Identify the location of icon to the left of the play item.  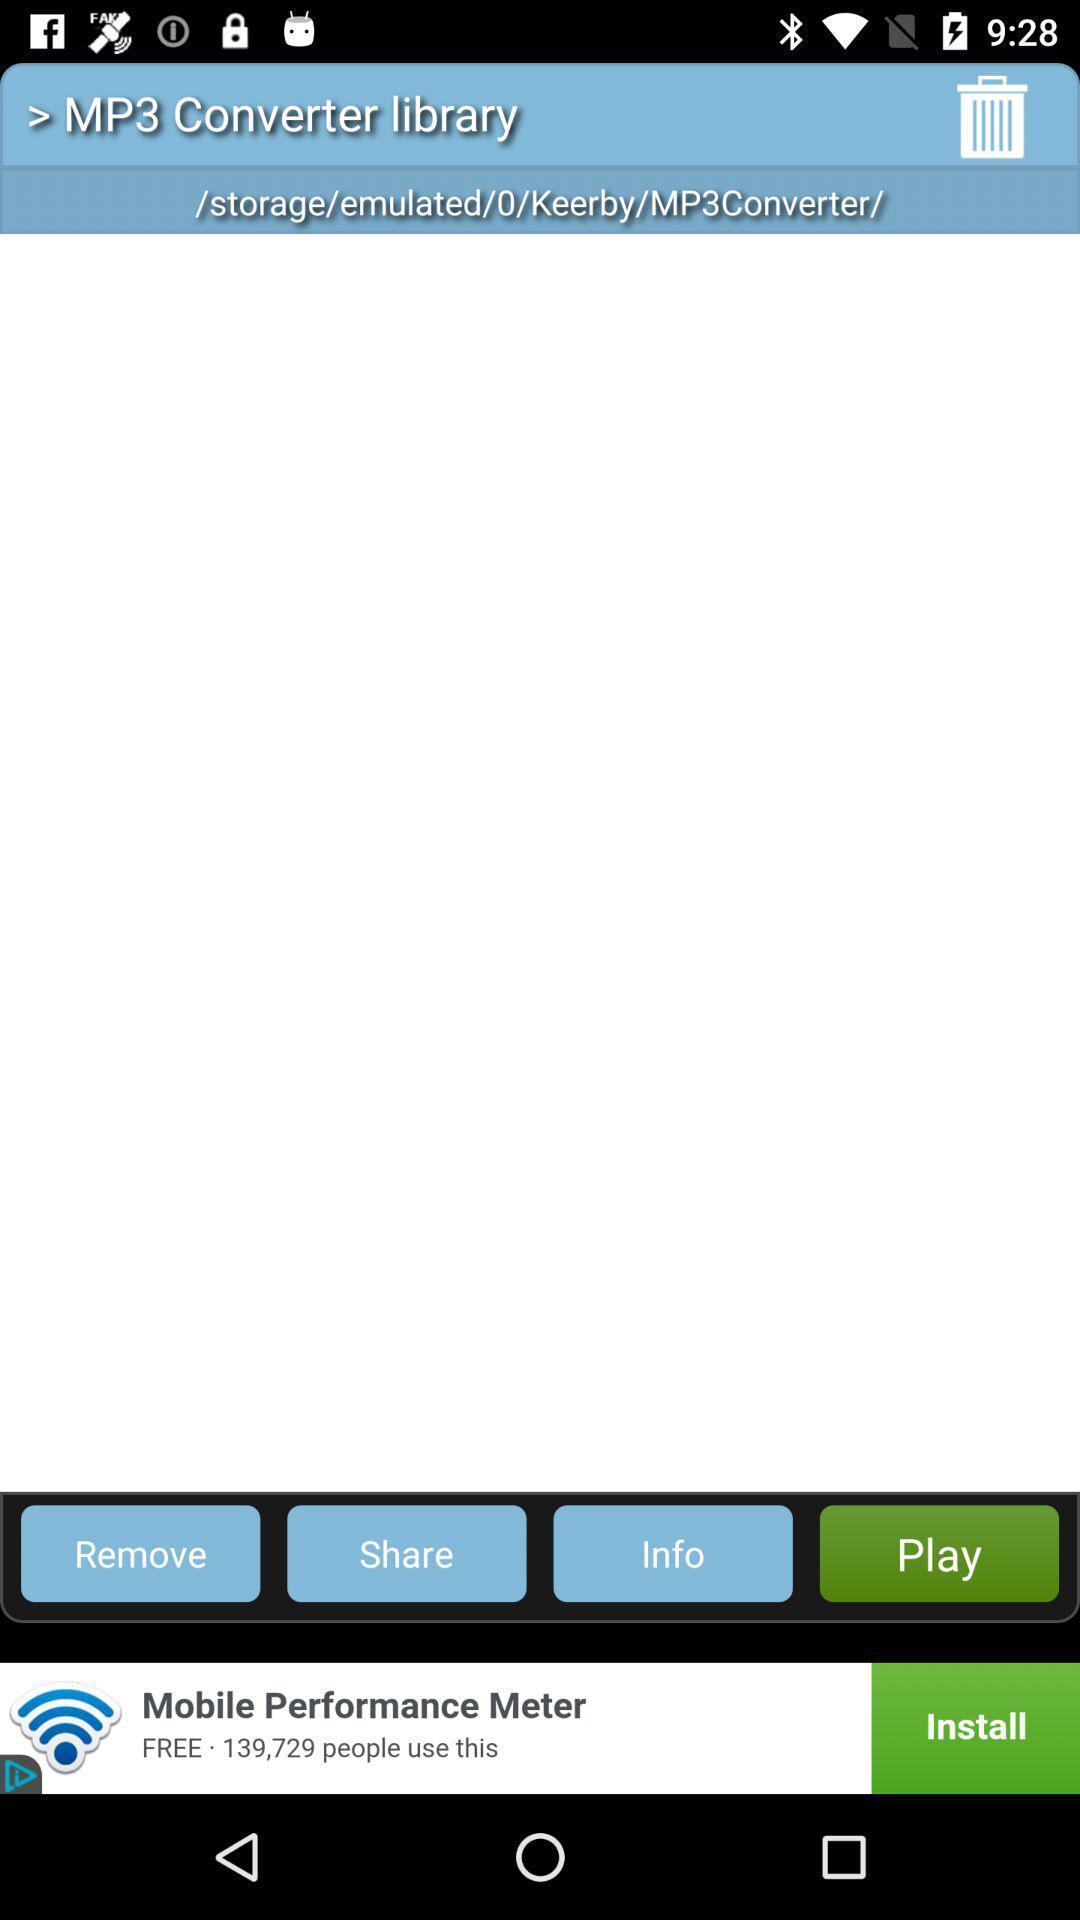
(673, 1552).